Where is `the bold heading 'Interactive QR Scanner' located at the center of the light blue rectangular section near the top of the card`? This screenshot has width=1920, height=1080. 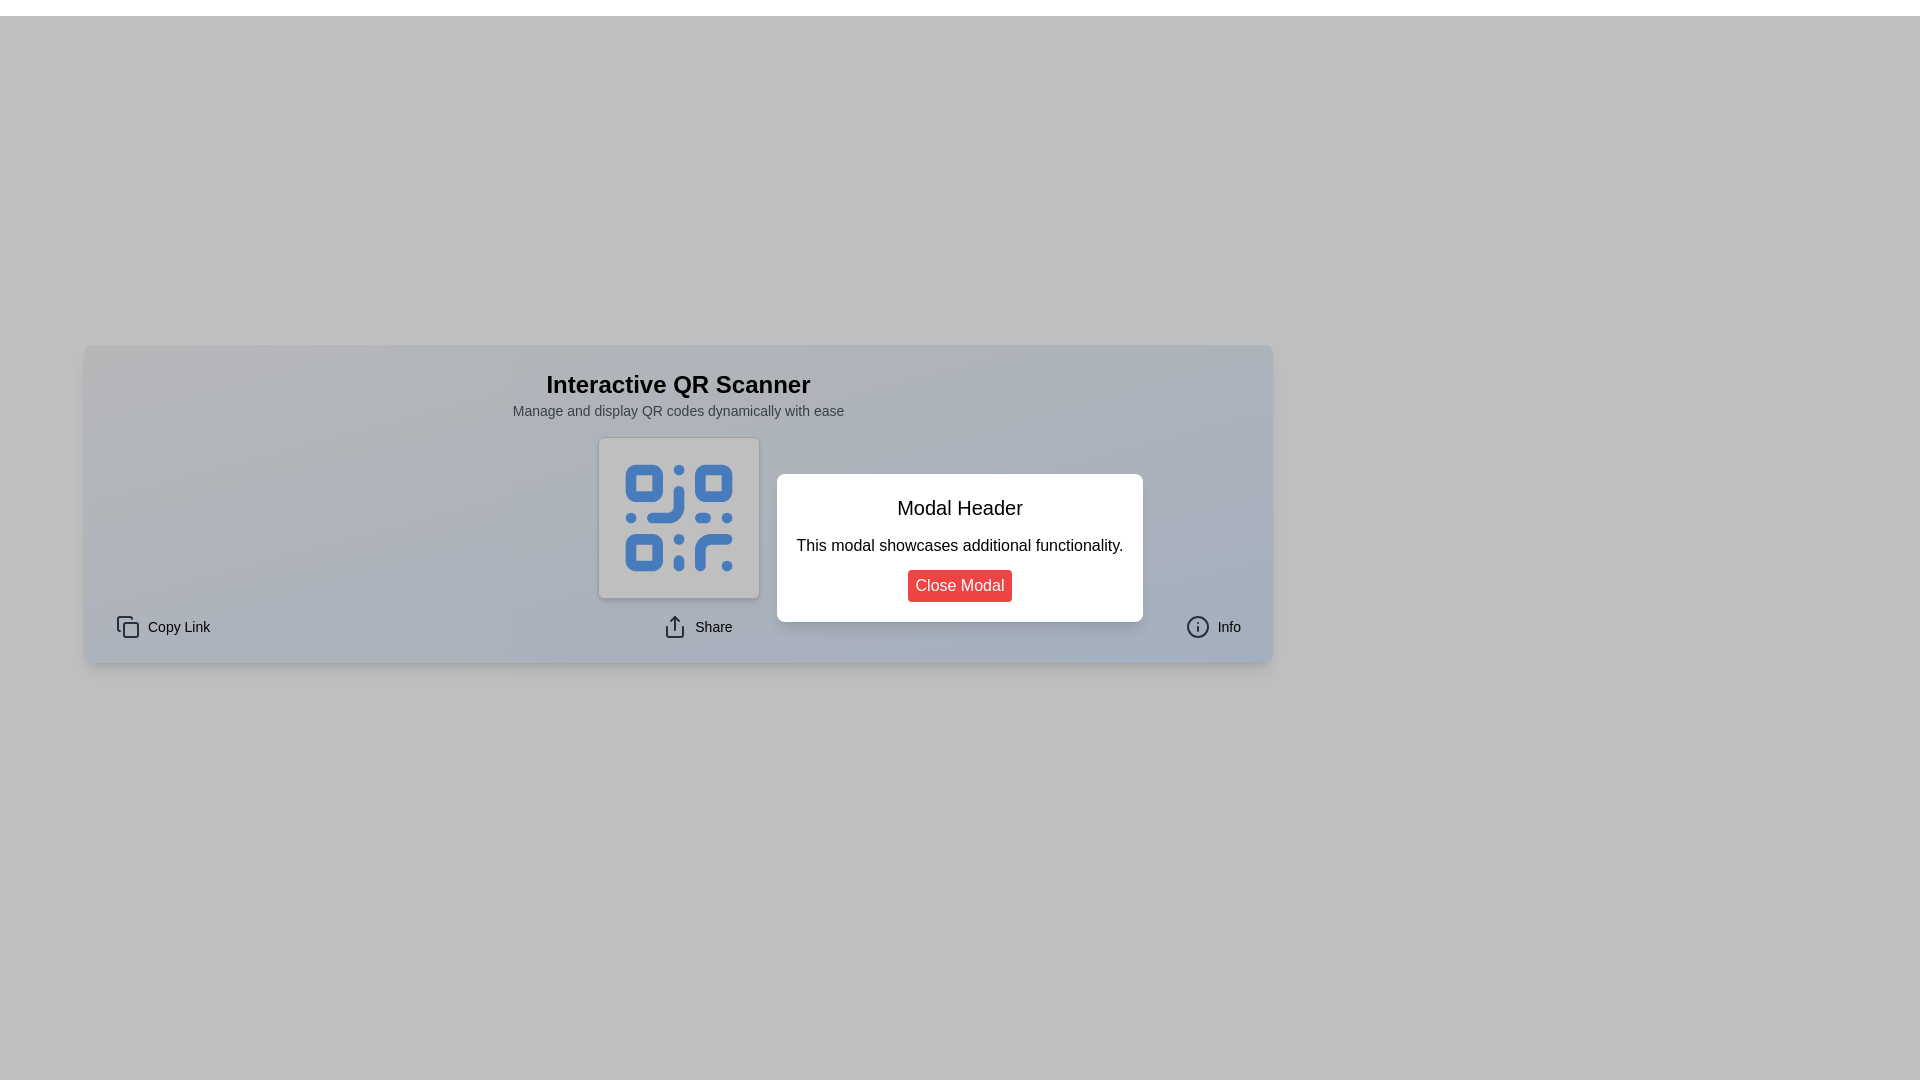
the bold heading 'Interactive QR Scanner' located at the center of the light blue rectangular section near the top of the card is located at coordinates (678, 385).